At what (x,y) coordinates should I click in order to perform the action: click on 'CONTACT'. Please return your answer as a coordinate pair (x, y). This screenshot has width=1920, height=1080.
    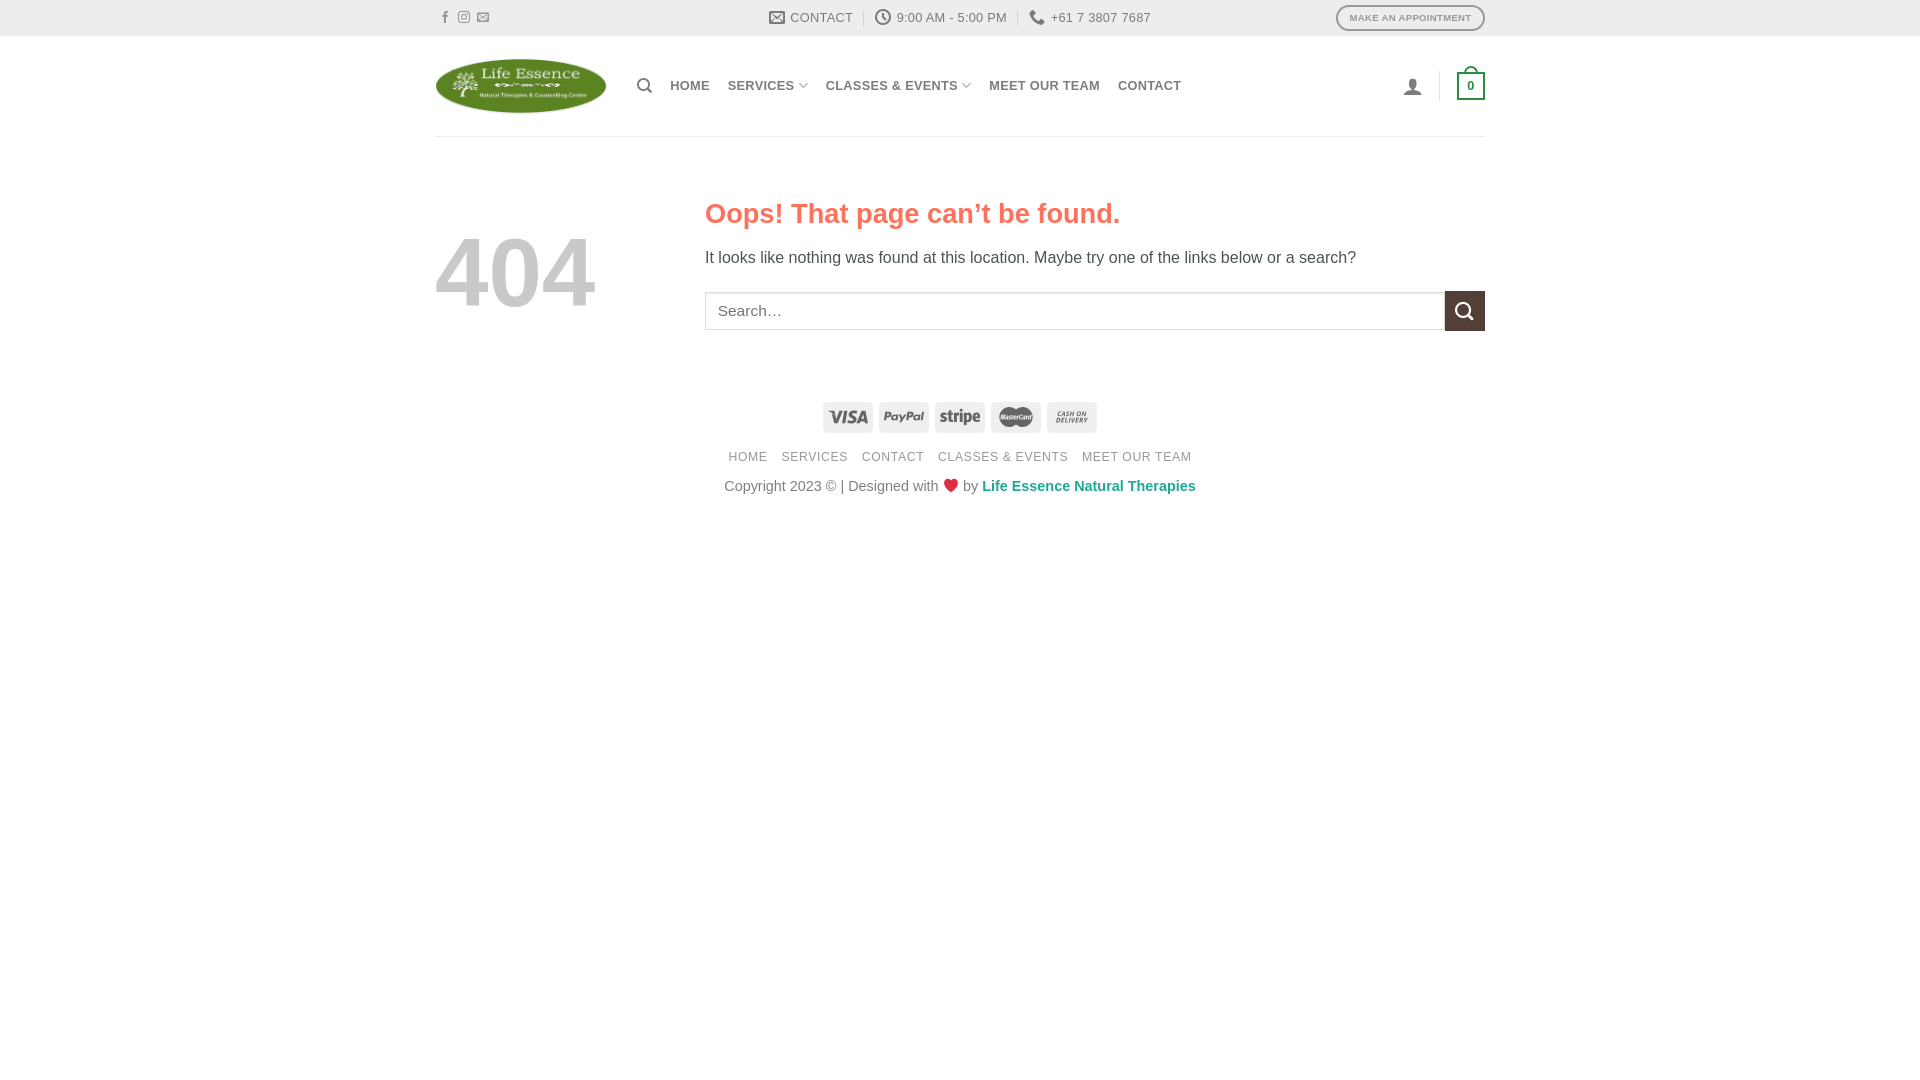
    Looking at the image, I should click on (892, 456).